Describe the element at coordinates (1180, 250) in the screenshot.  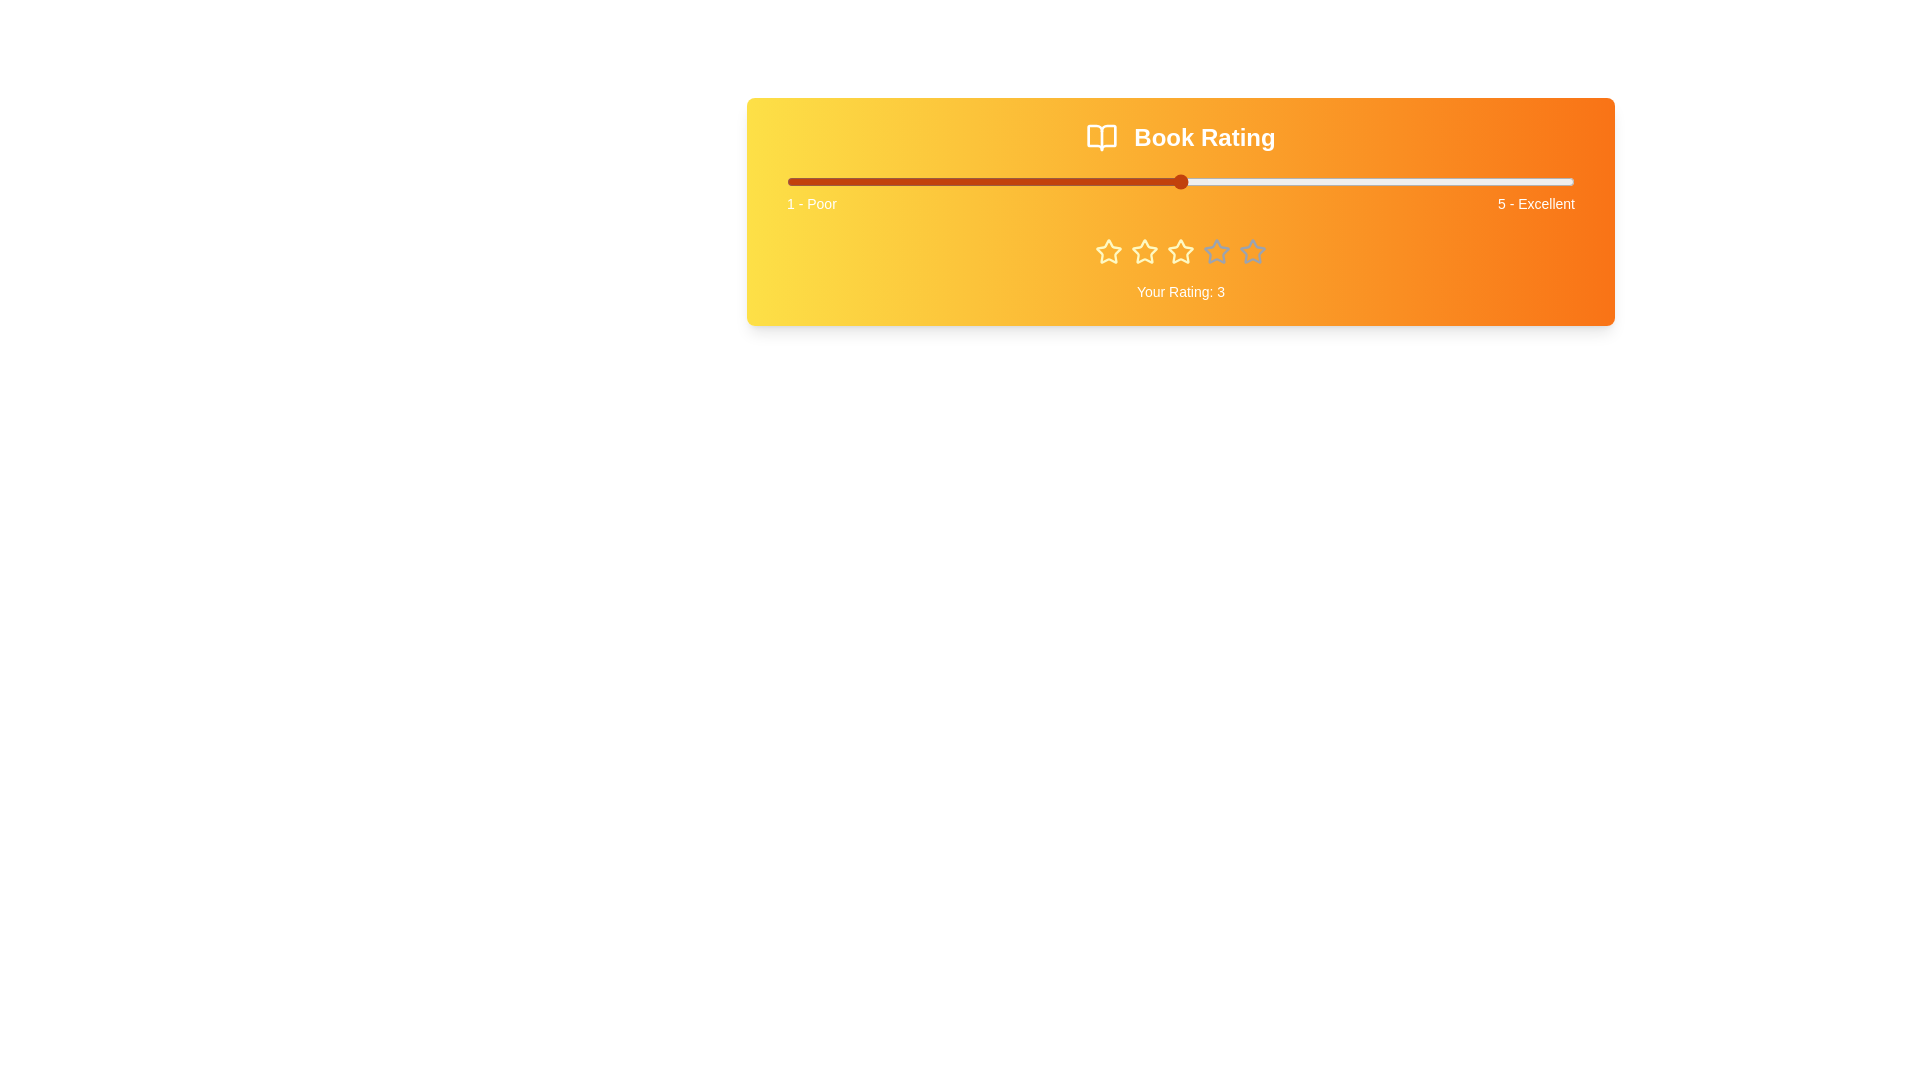
I see `the glowing yellow star icon, which is the third in a row of five` at that location.